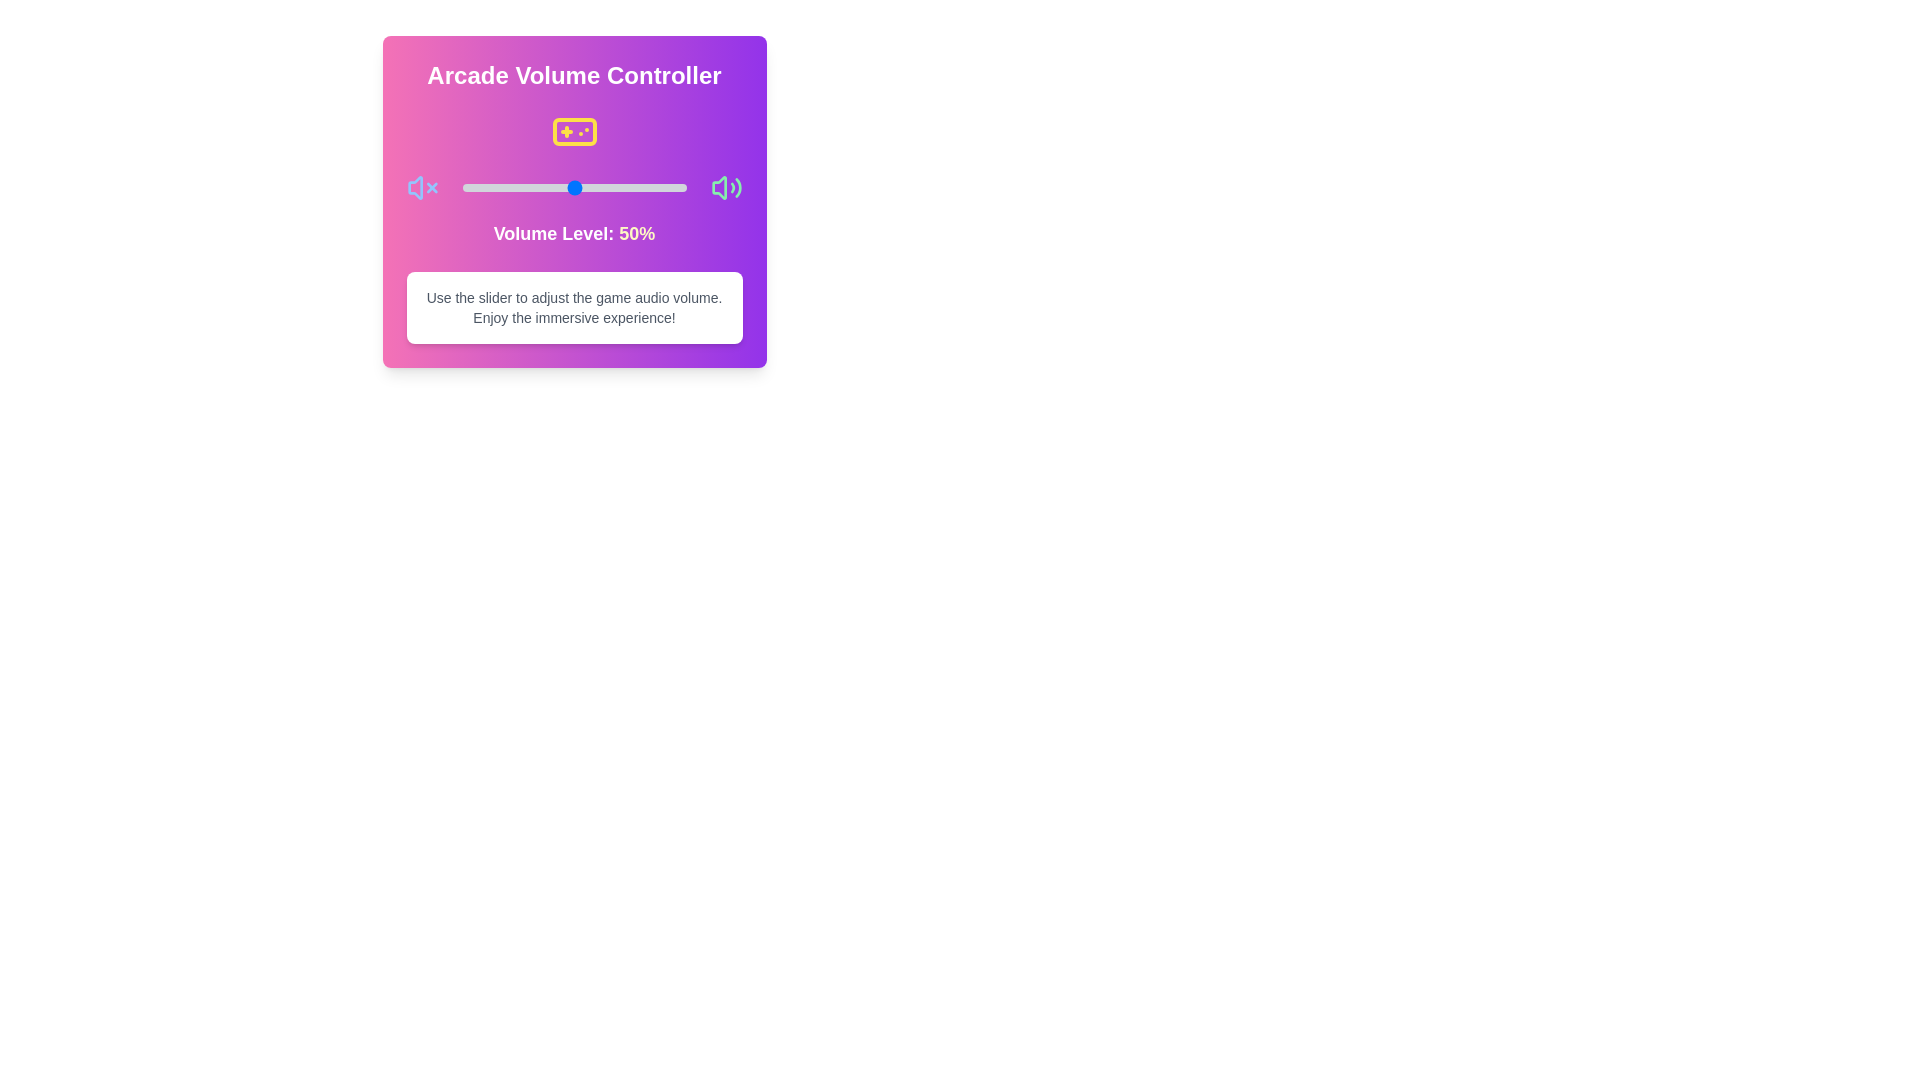 The height and width of the screenshot is (1080, 1920). I want to click on the volume to 20% by dragging the slider, so click(507, 188).